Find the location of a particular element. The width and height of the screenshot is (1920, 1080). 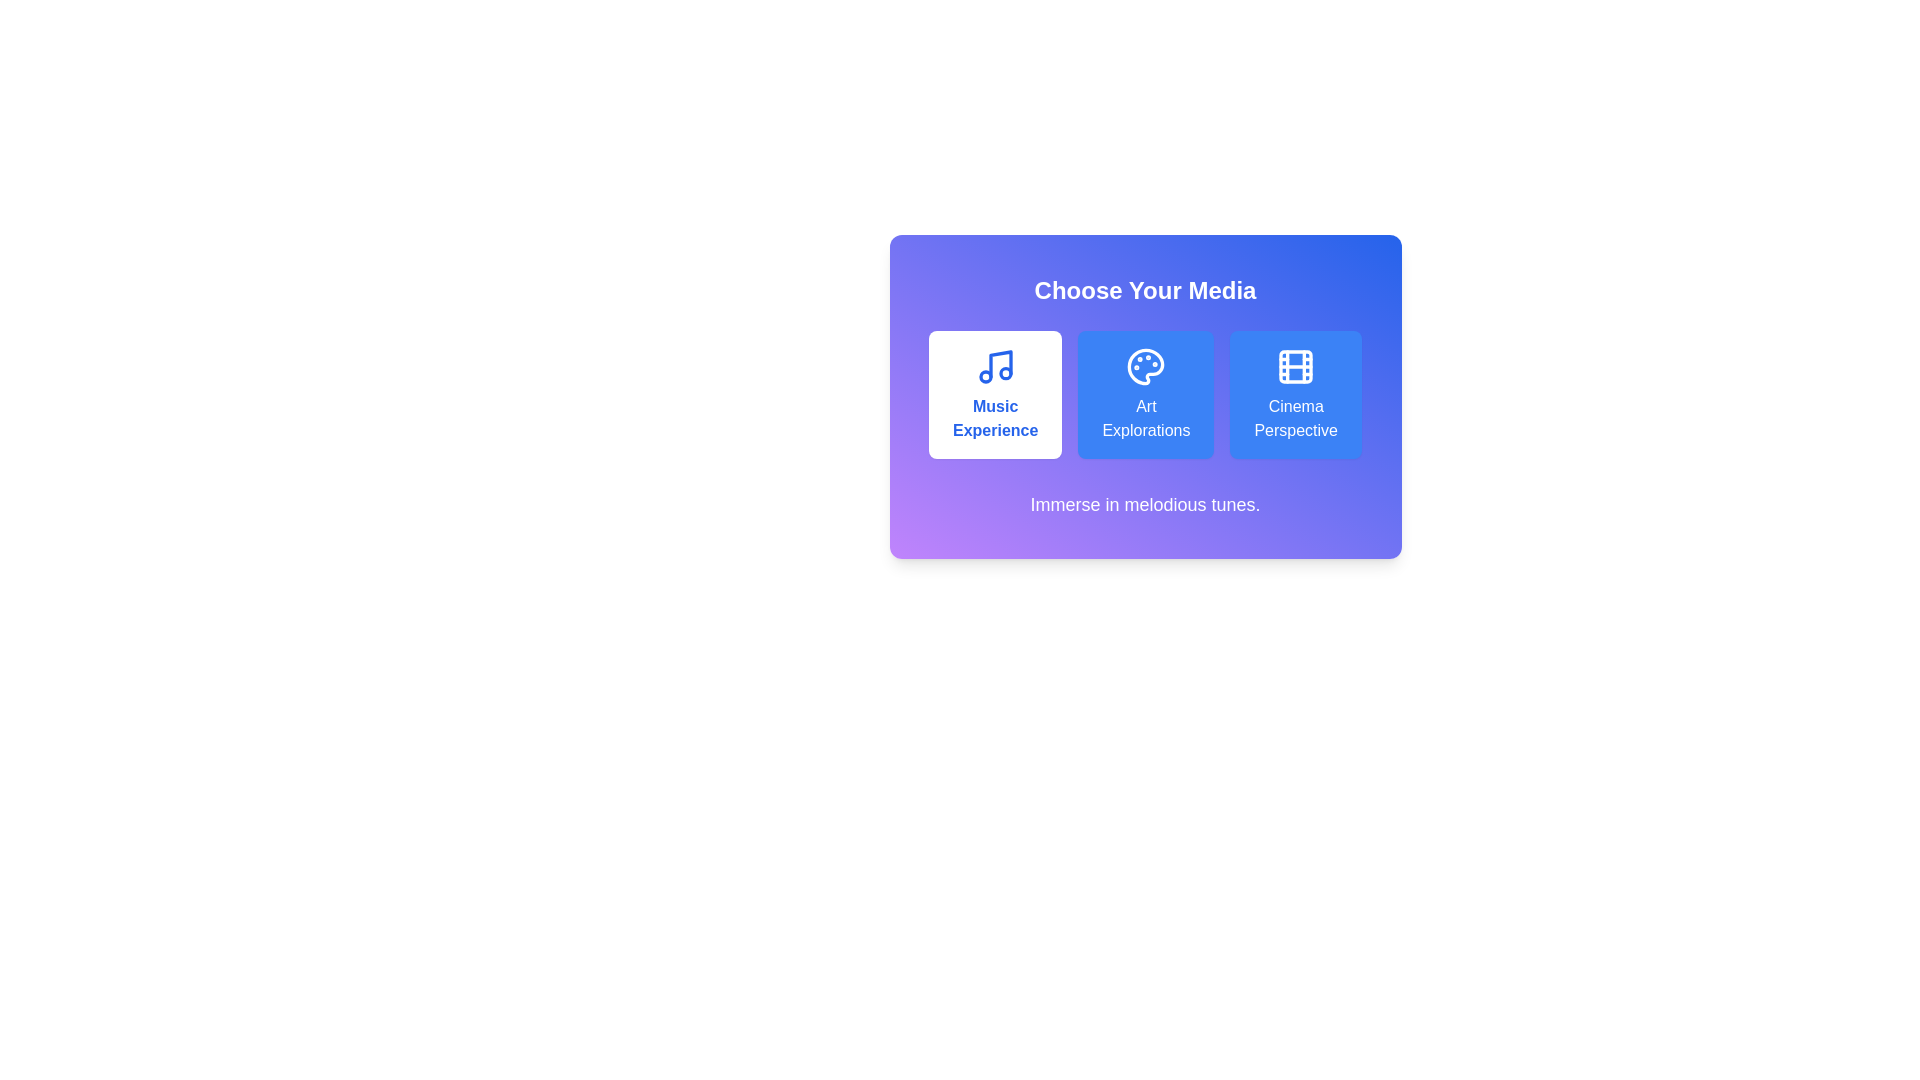

the media option Cinema Perspective by clicking its corresponding button is located at coordinates (1296, 394).